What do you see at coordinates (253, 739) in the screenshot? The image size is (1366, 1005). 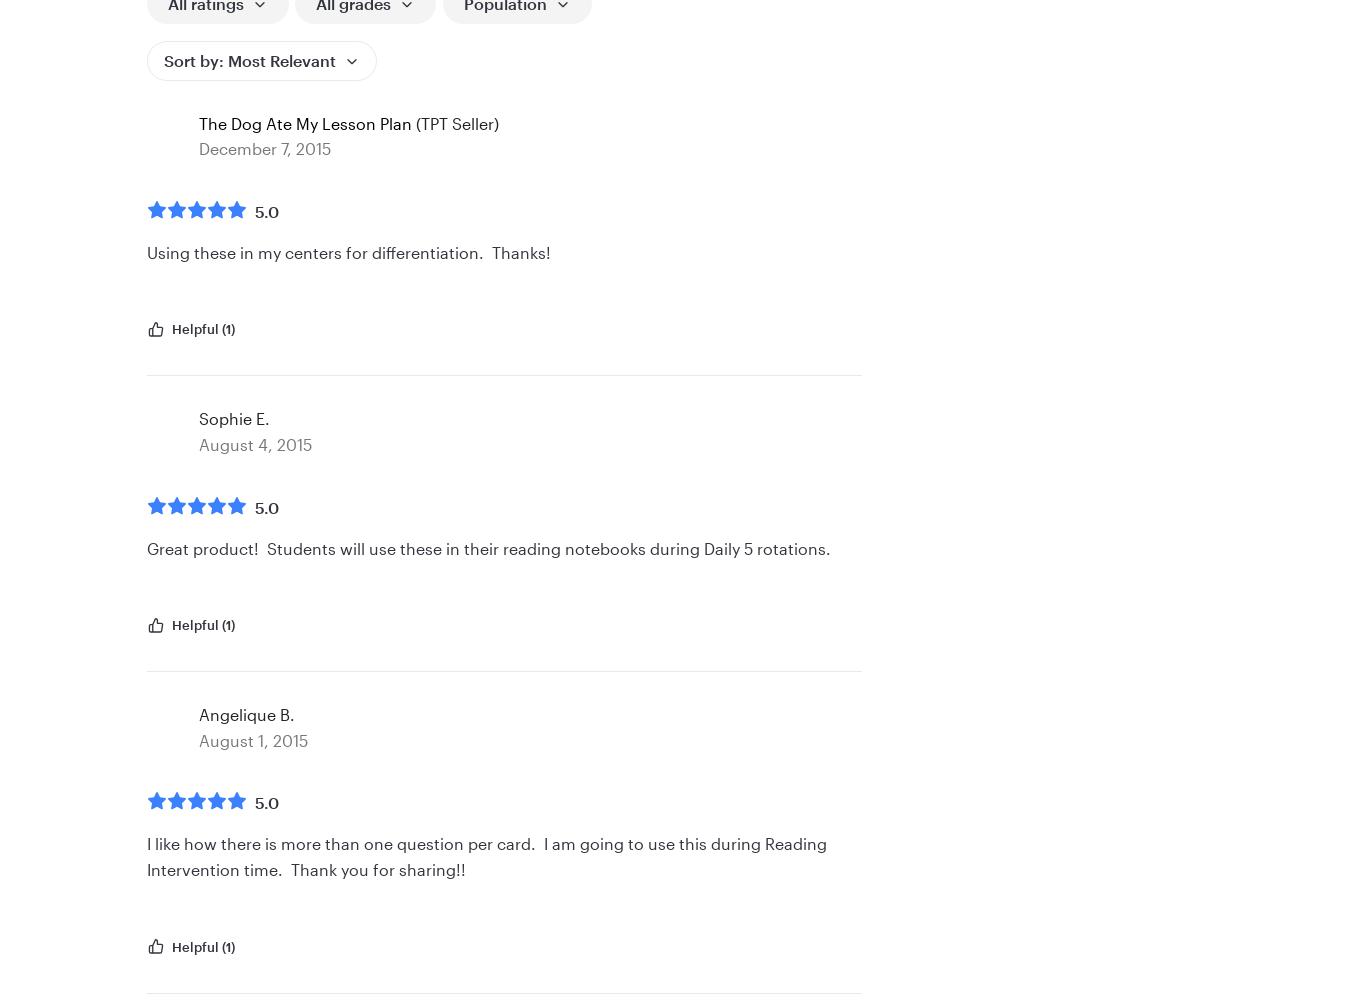 I see `'August 1, 2015'` at bounding box center [253, 739].